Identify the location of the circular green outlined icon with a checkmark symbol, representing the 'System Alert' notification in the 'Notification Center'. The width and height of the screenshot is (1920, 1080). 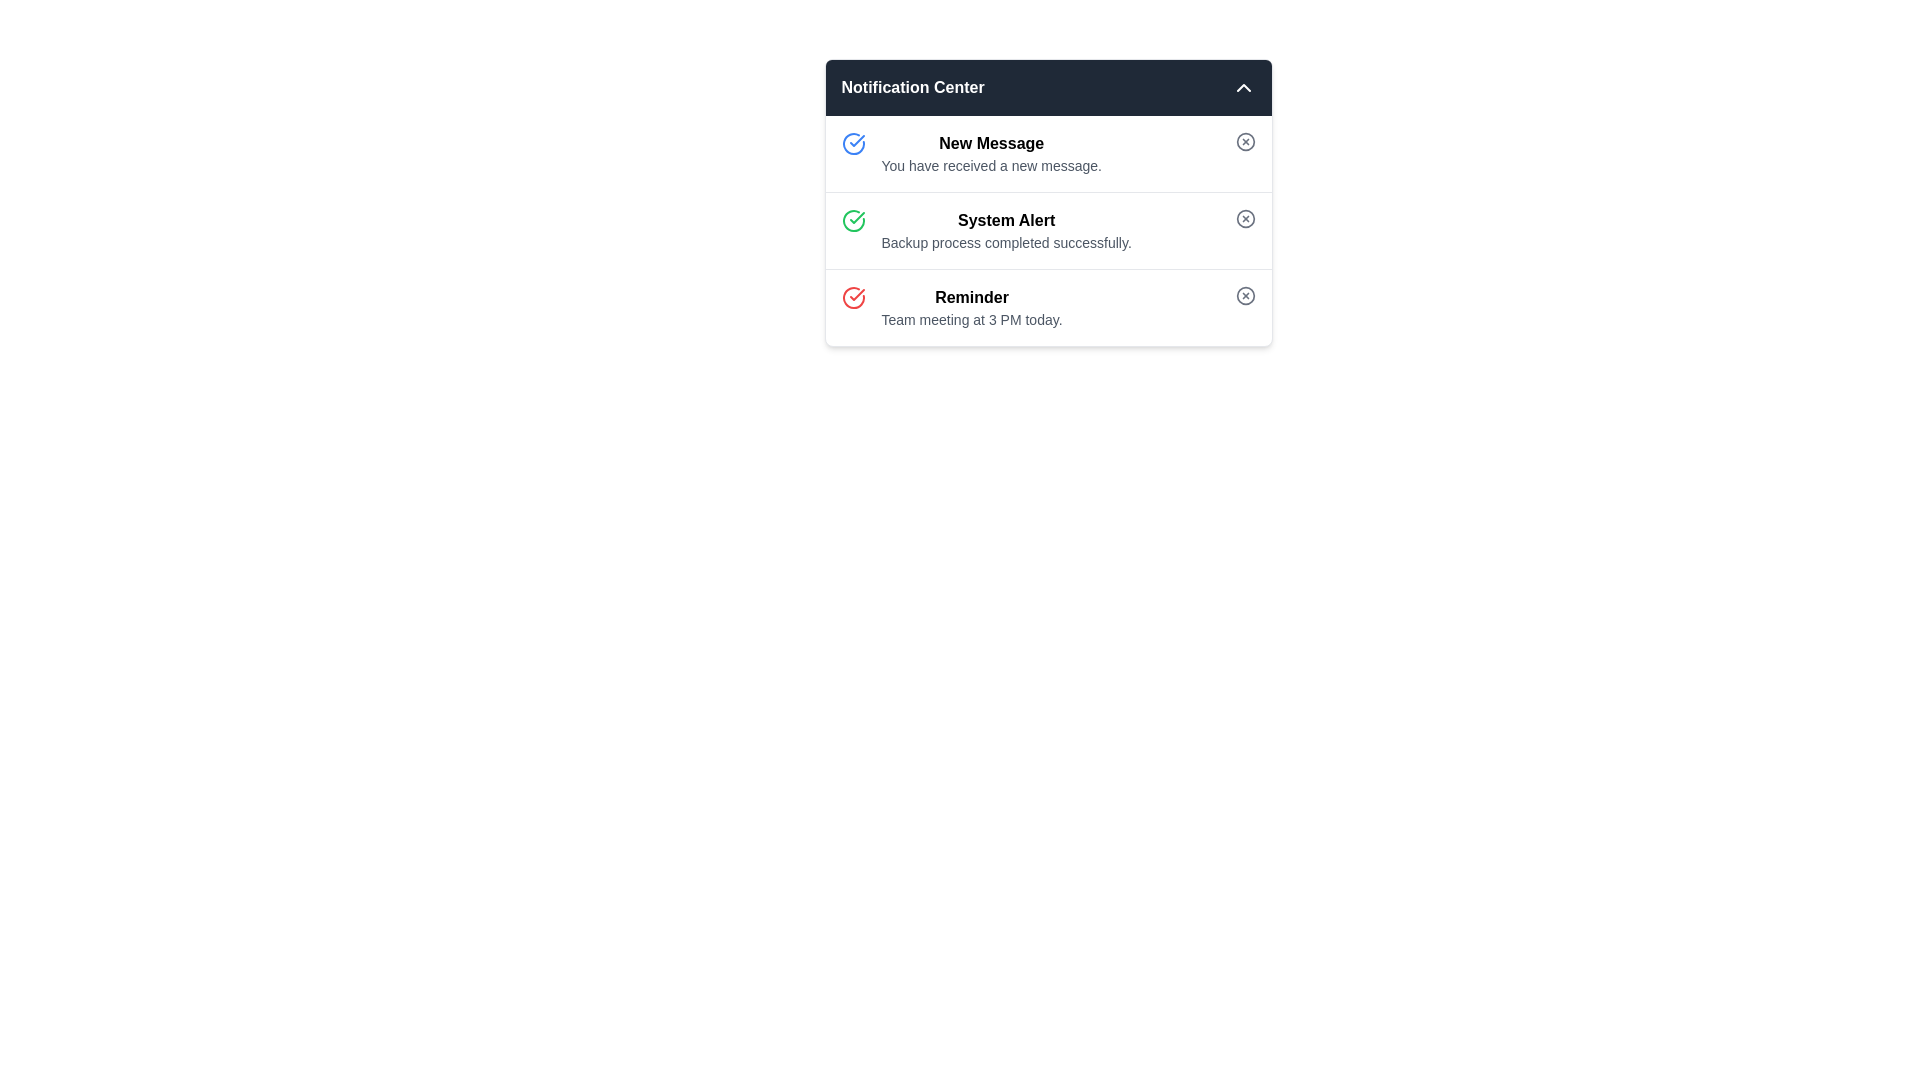
(853, 220).